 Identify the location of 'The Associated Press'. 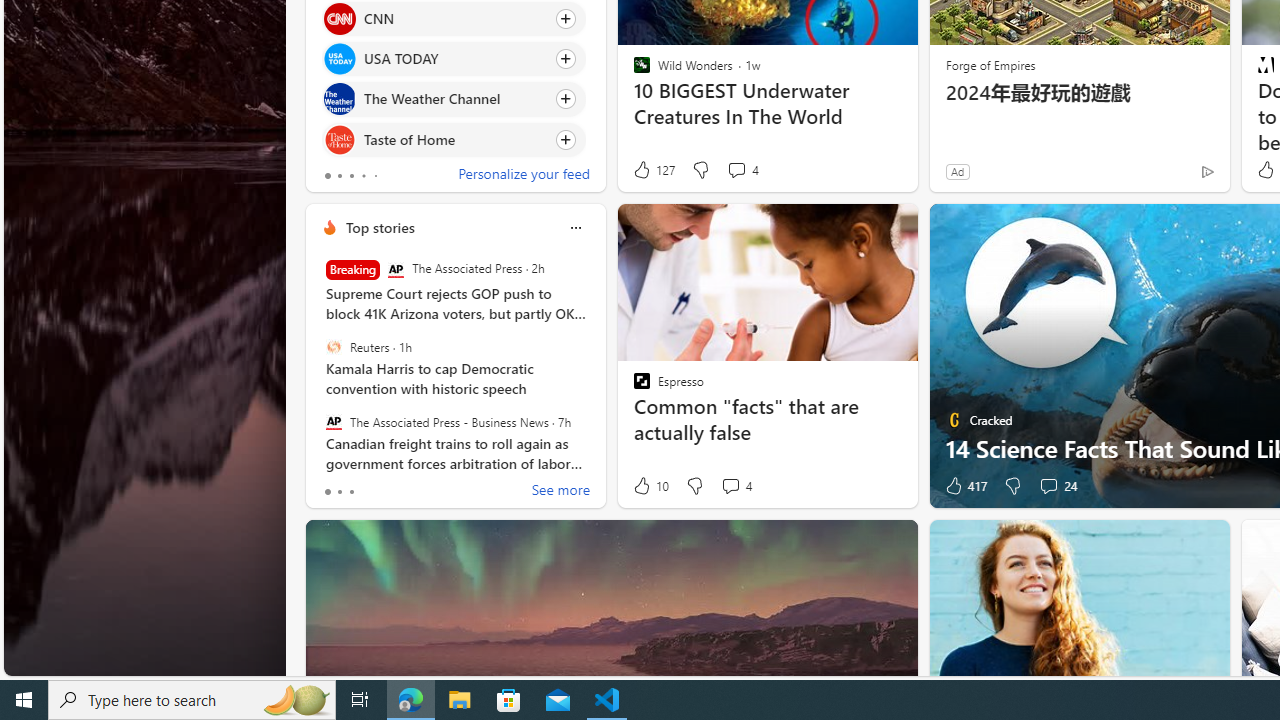
(395, 270).